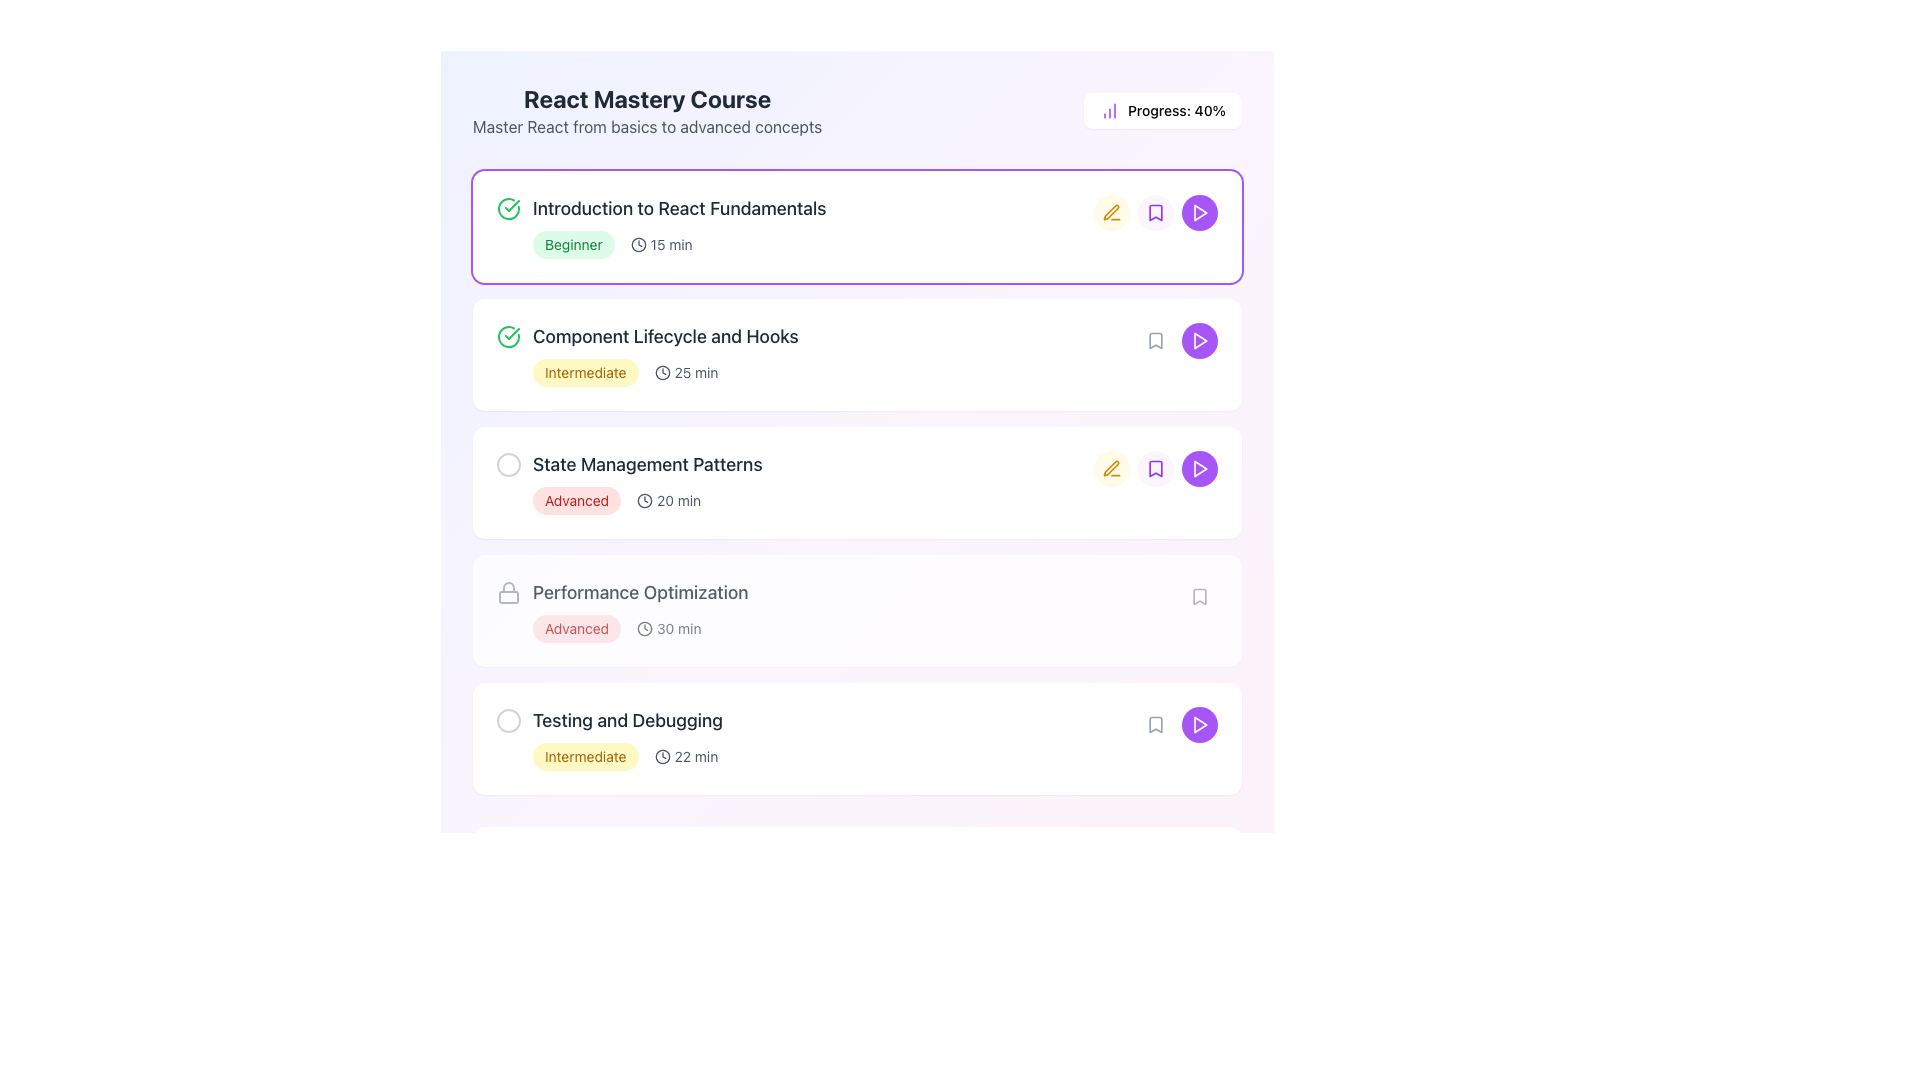 The height and width of the screenshot is (1080, 1920). What do you see at coordinates (647, 127) in the screenshot?
I see `text label that serves as a description for the 'React Mastery Course', positioned immediately below the main title` at bounding box center [647, 127].